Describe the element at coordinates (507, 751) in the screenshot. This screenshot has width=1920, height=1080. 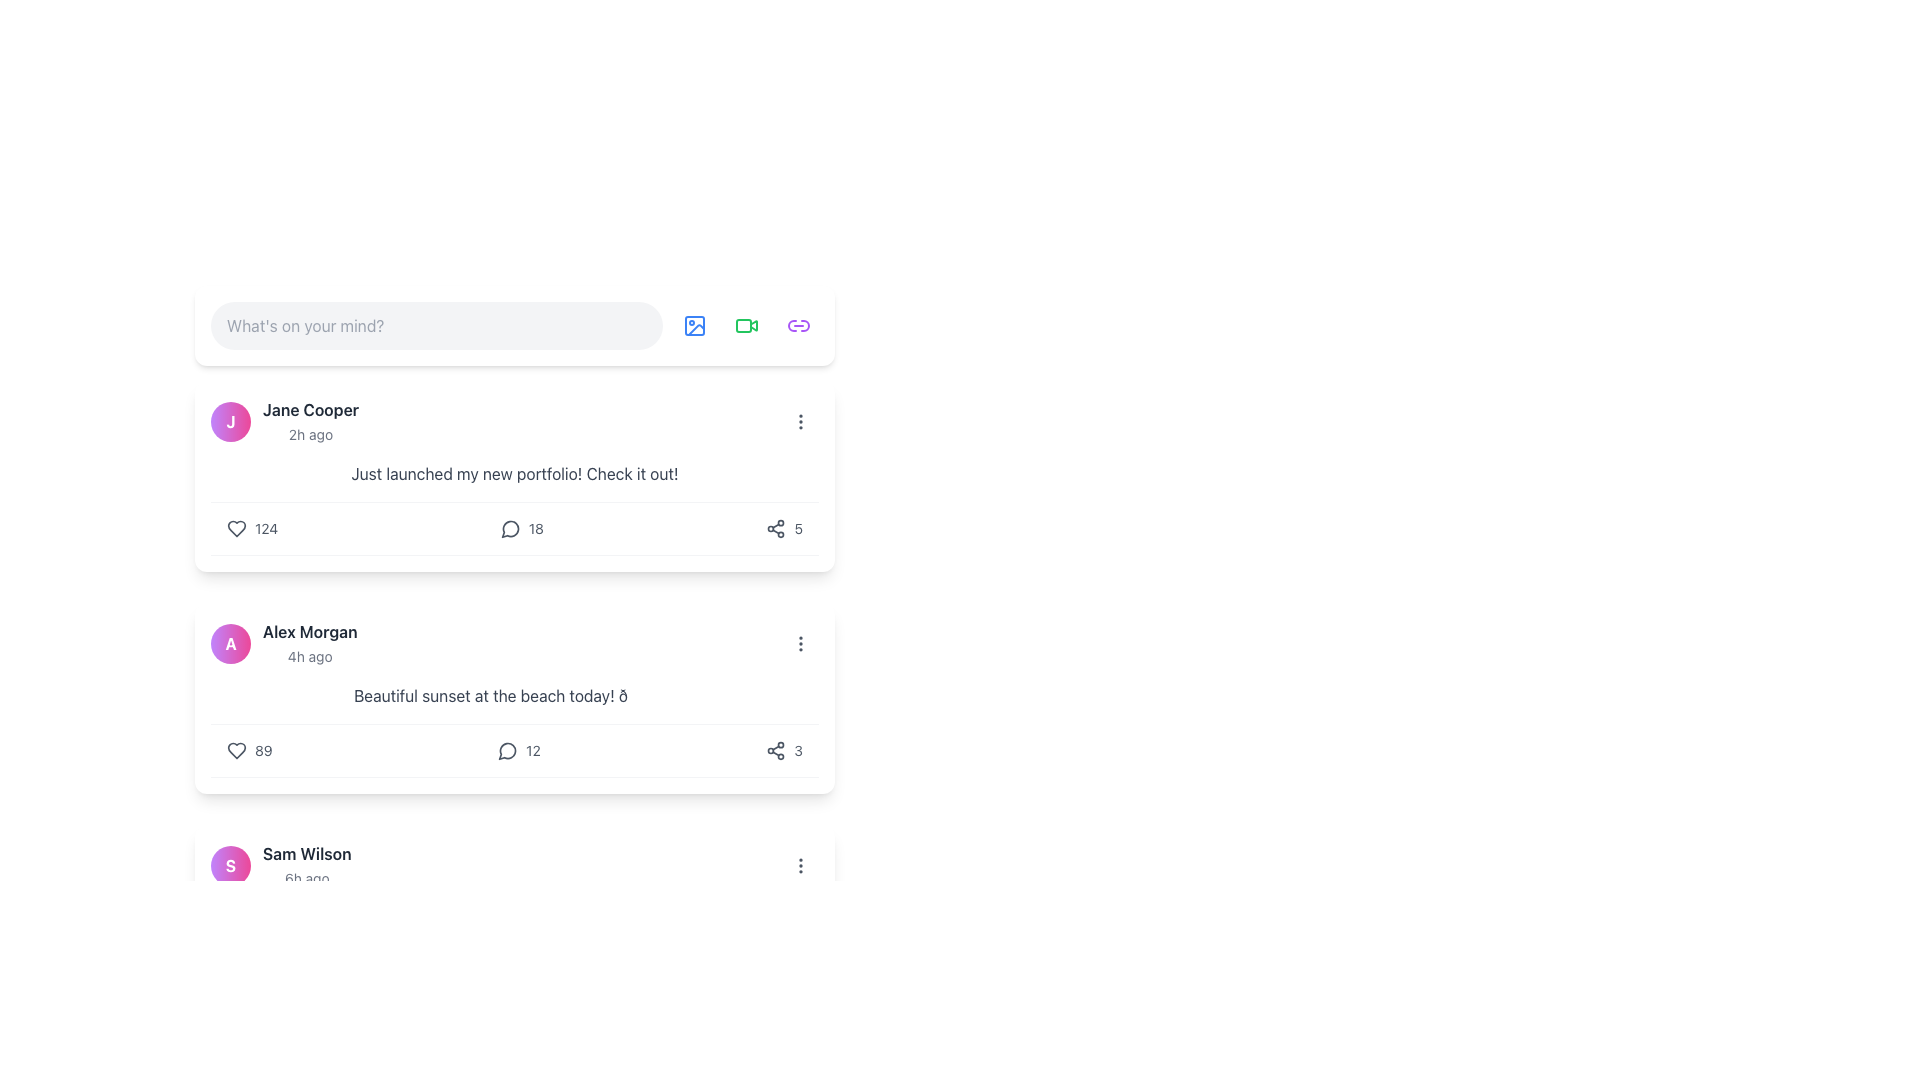
I see `the speech bubble icon located below the username 'Alex Morgan'` at that location.